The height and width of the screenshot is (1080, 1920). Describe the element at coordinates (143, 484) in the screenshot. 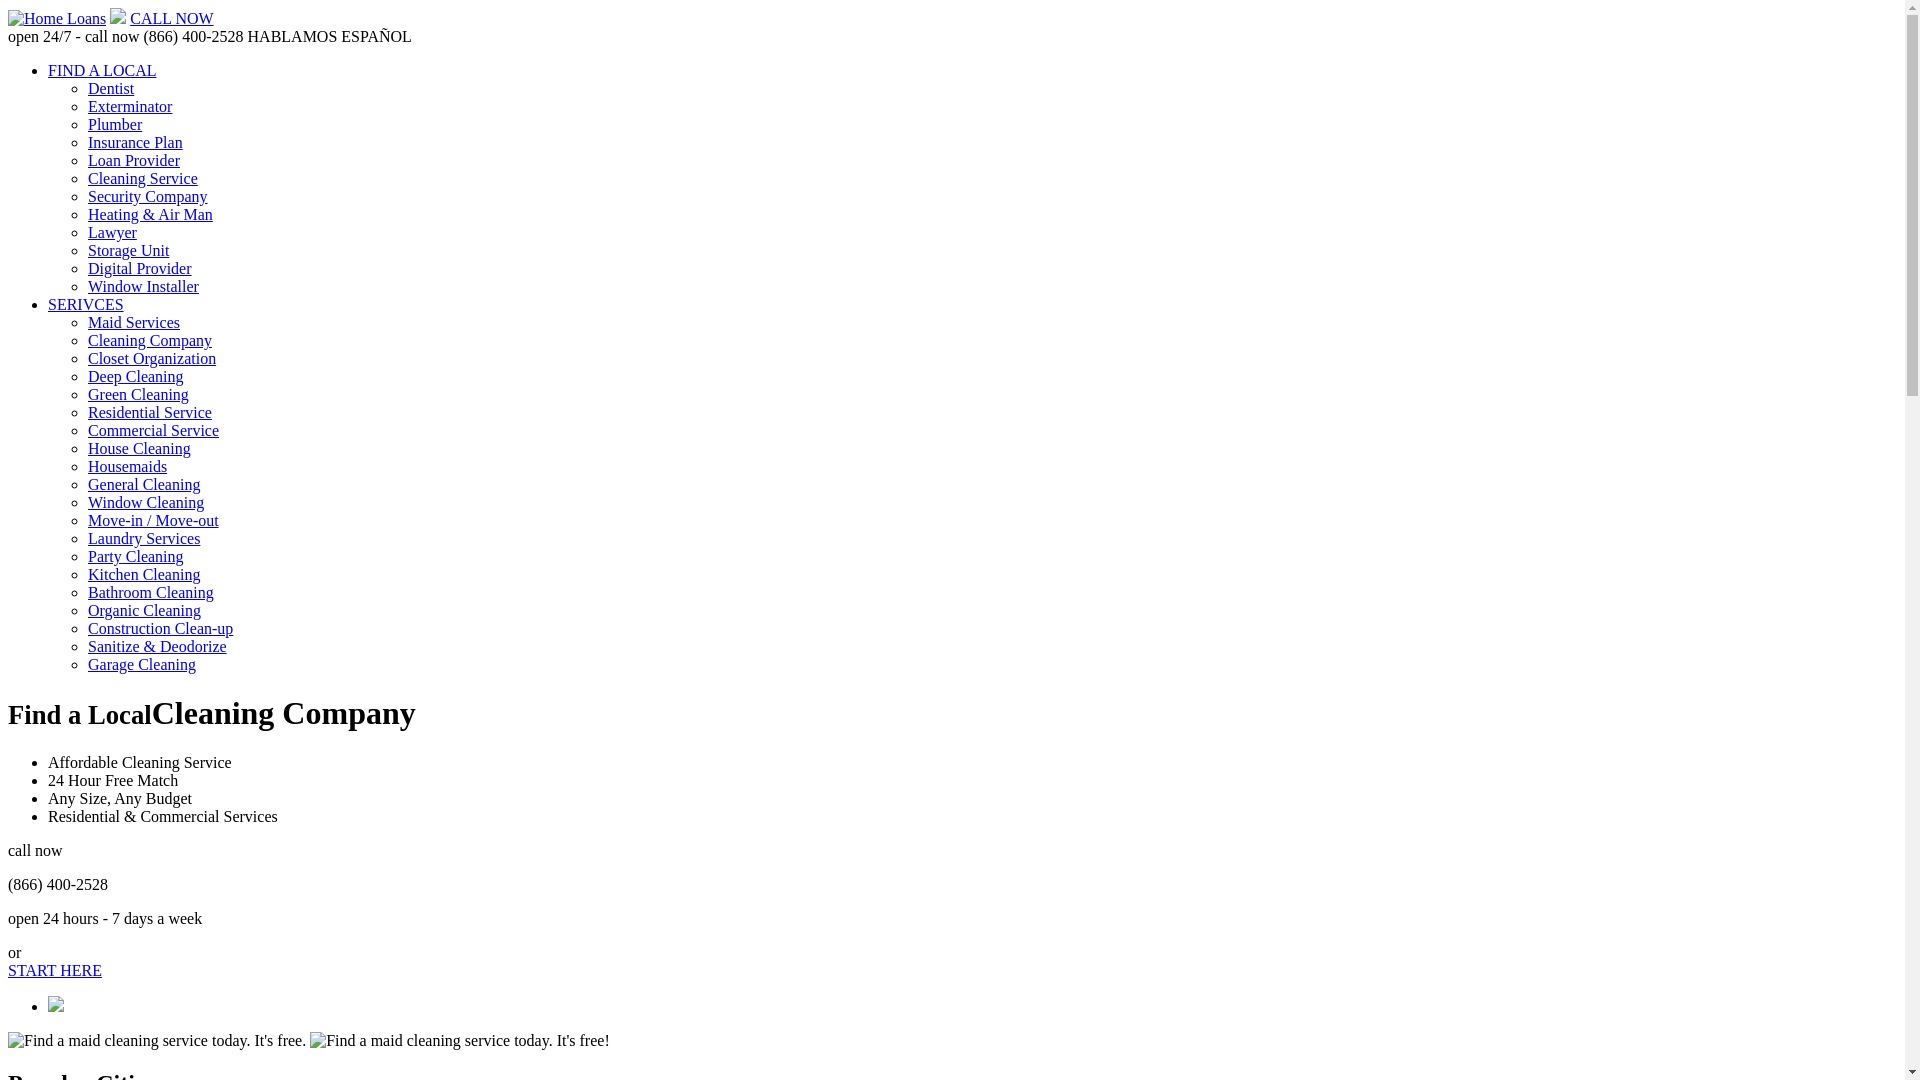

I see `'General Cleaning'` at that location.